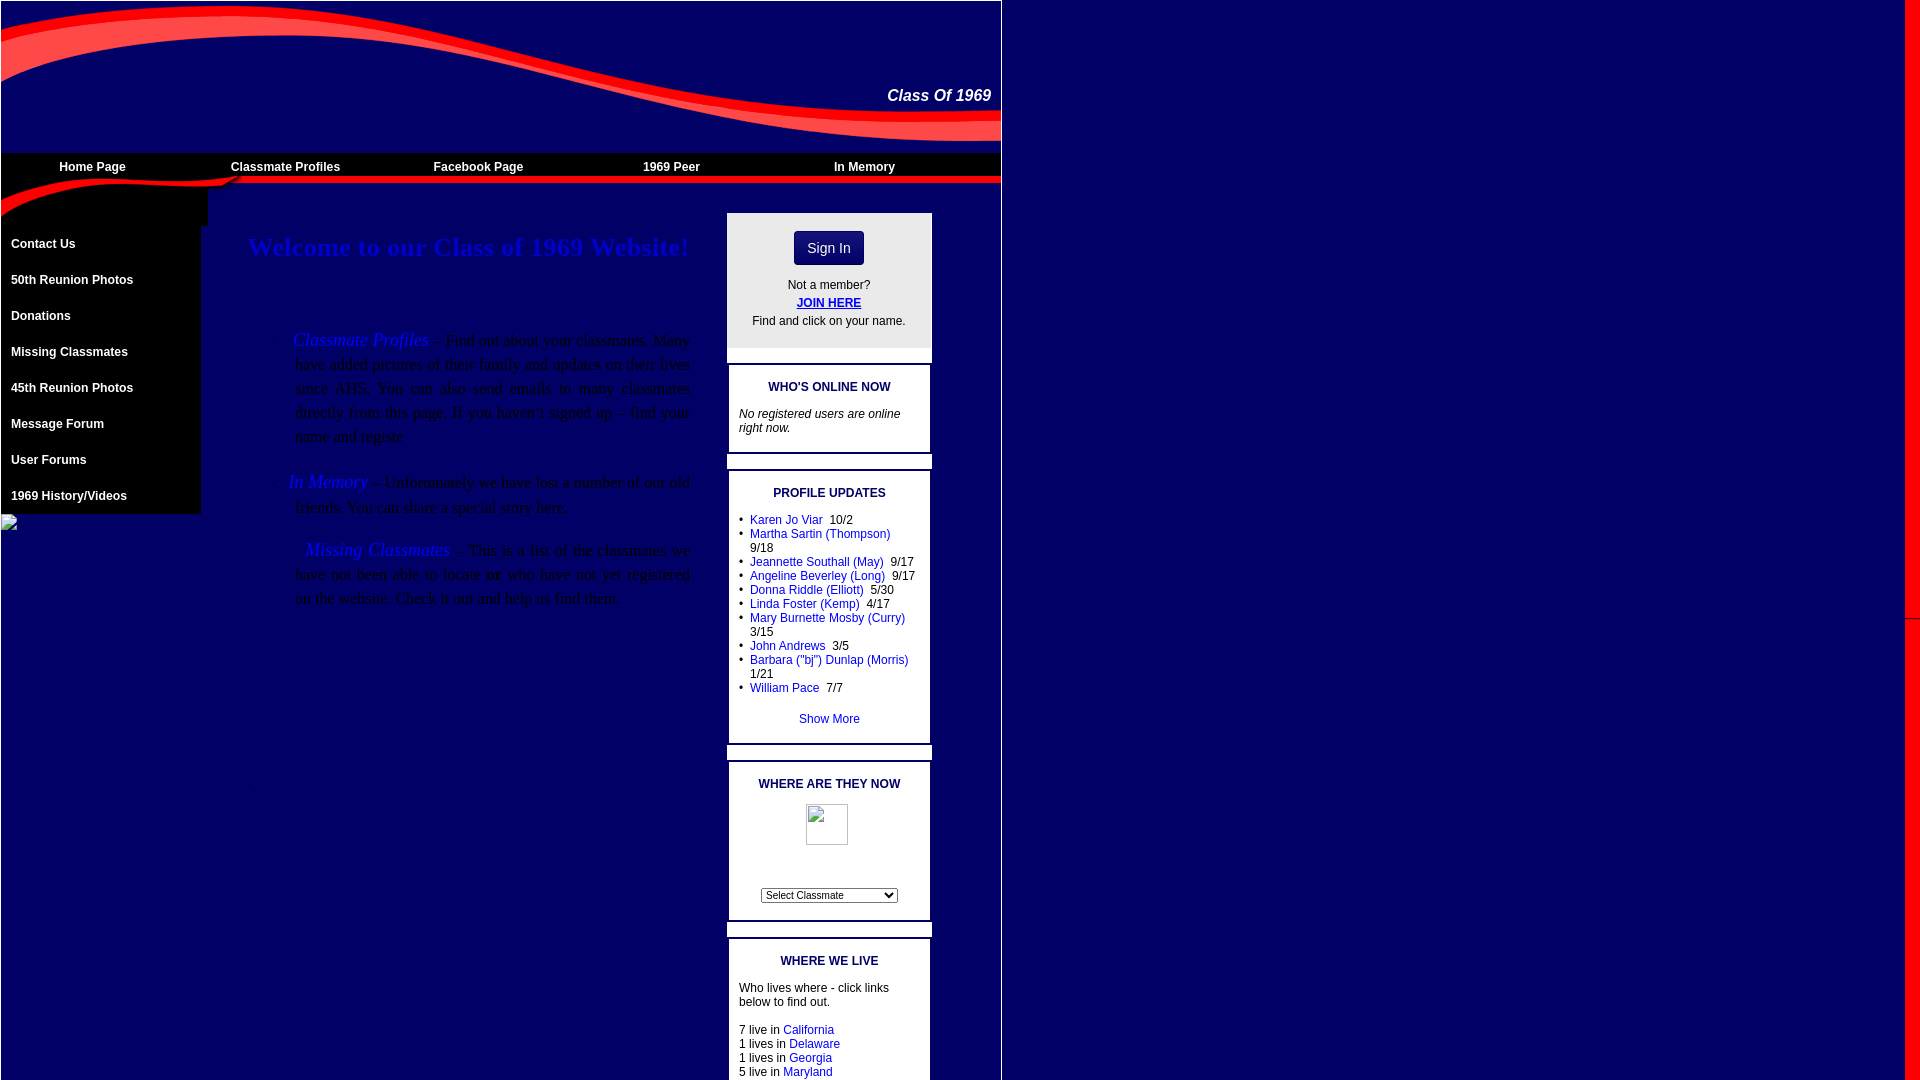 Image resolution: width=1920 pixels, height=1080 pixels. Describe the element at coordinates (0, 280) in the screenshot. I see `'50th Reunion Photos'` at that location.